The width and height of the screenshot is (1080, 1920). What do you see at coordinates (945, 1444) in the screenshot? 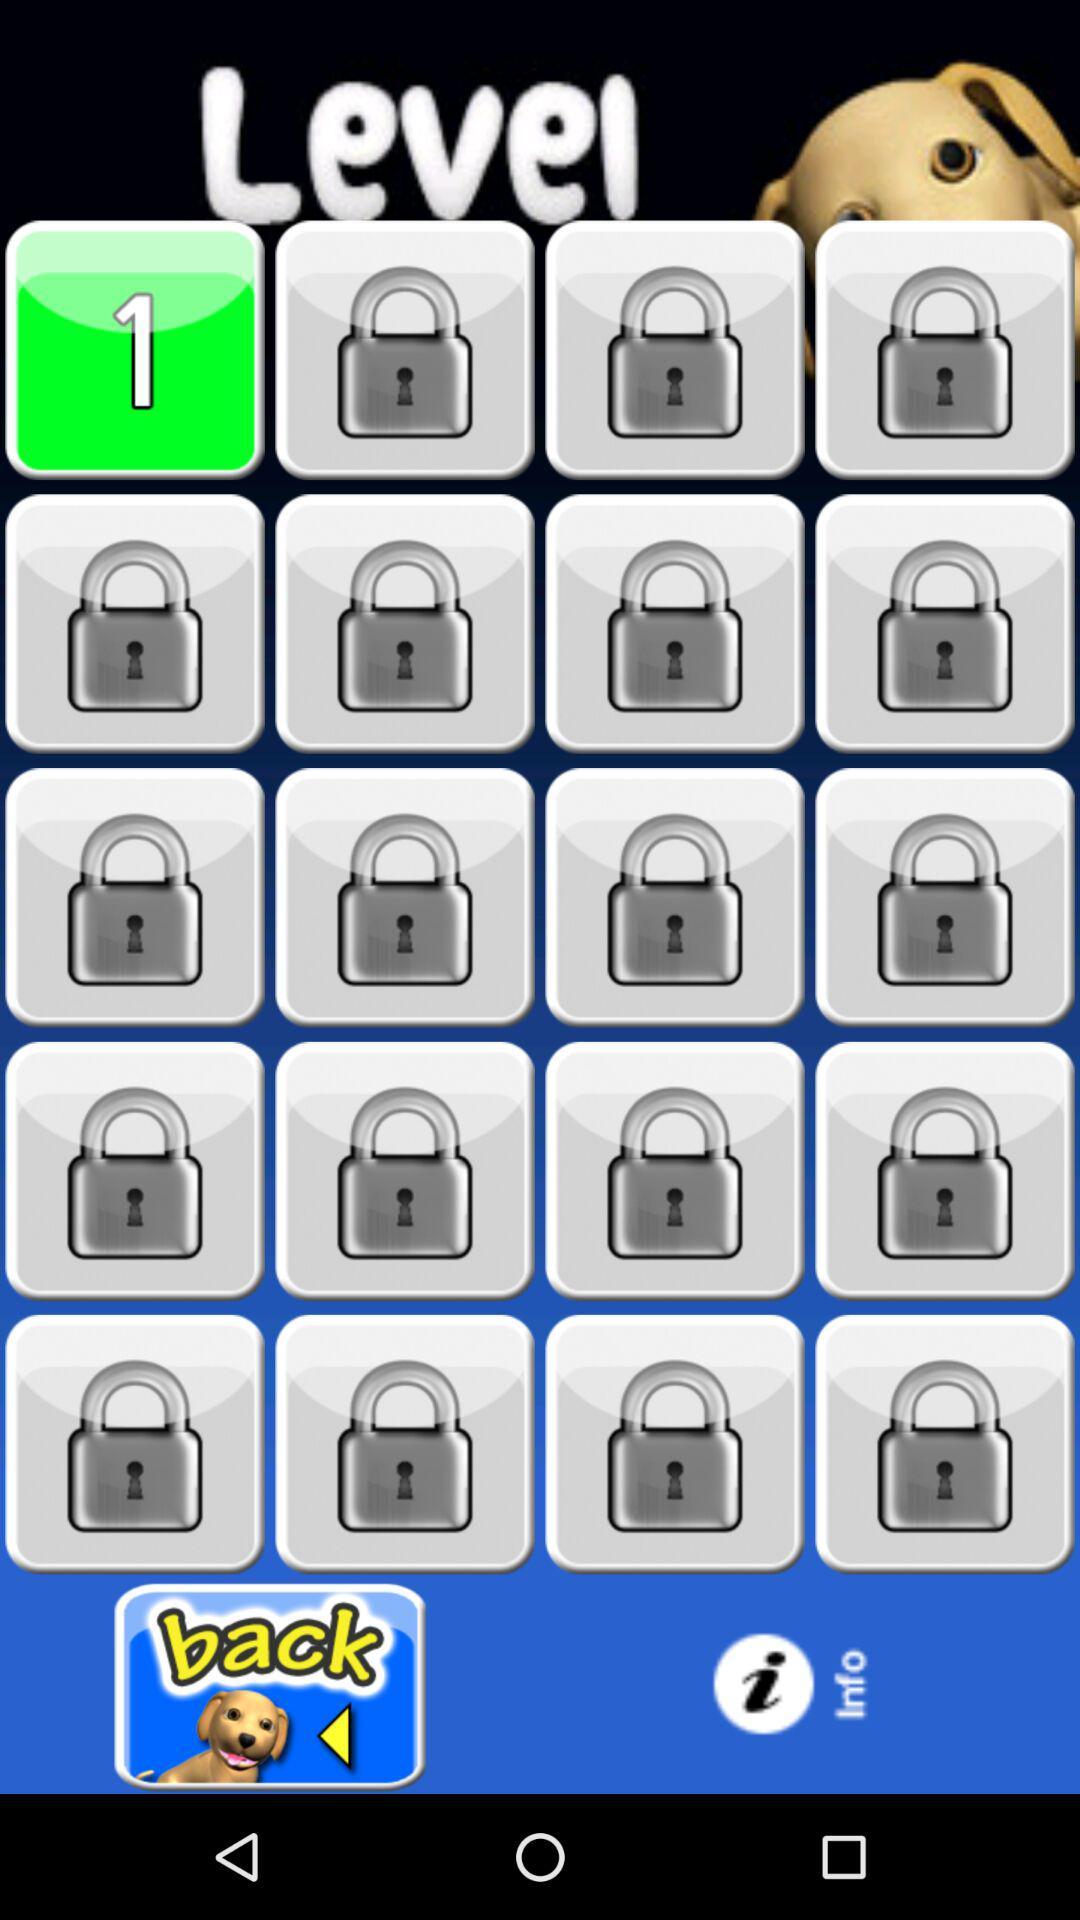
I see `level 20 locked` at bounding box center [945, 1444].